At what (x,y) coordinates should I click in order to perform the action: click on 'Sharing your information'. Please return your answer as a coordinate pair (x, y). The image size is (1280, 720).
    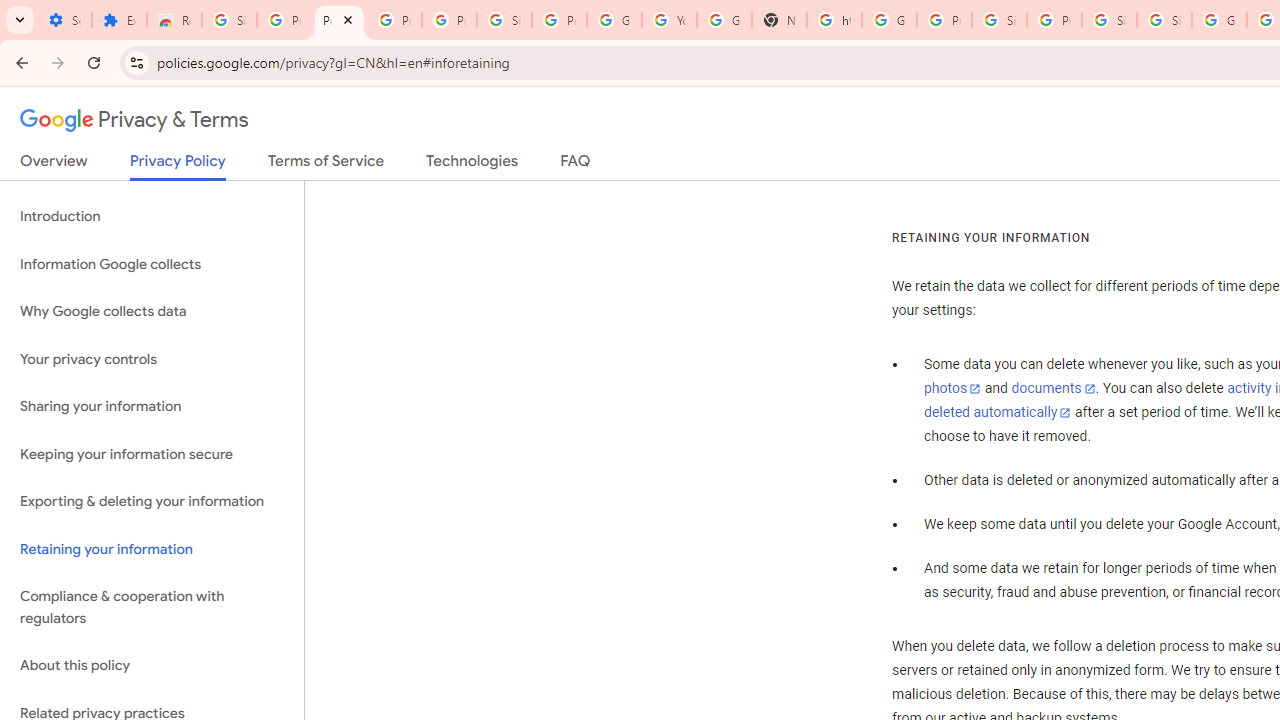
    Looking at the image, I should click on (151, 406).